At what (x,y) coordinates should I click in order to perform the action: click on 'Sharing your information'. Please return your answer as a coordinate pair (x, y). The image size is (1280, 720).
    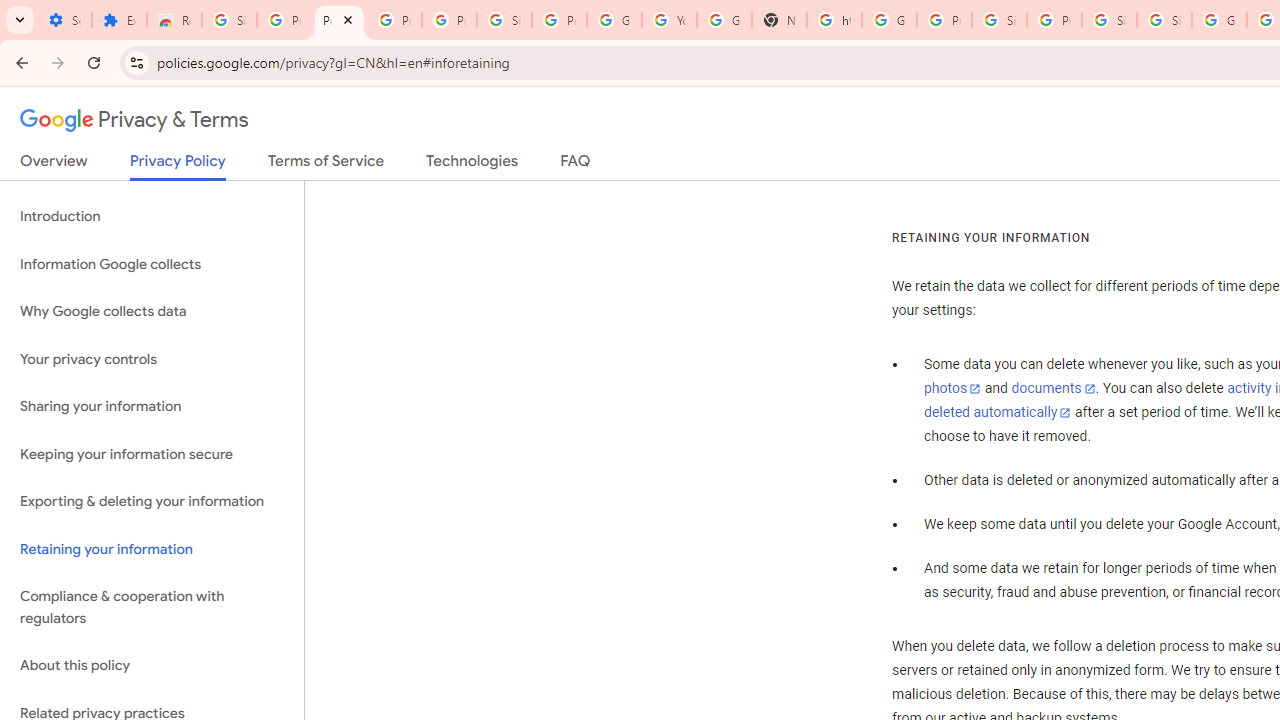
    Looking at the image, I should click on (151, 406).